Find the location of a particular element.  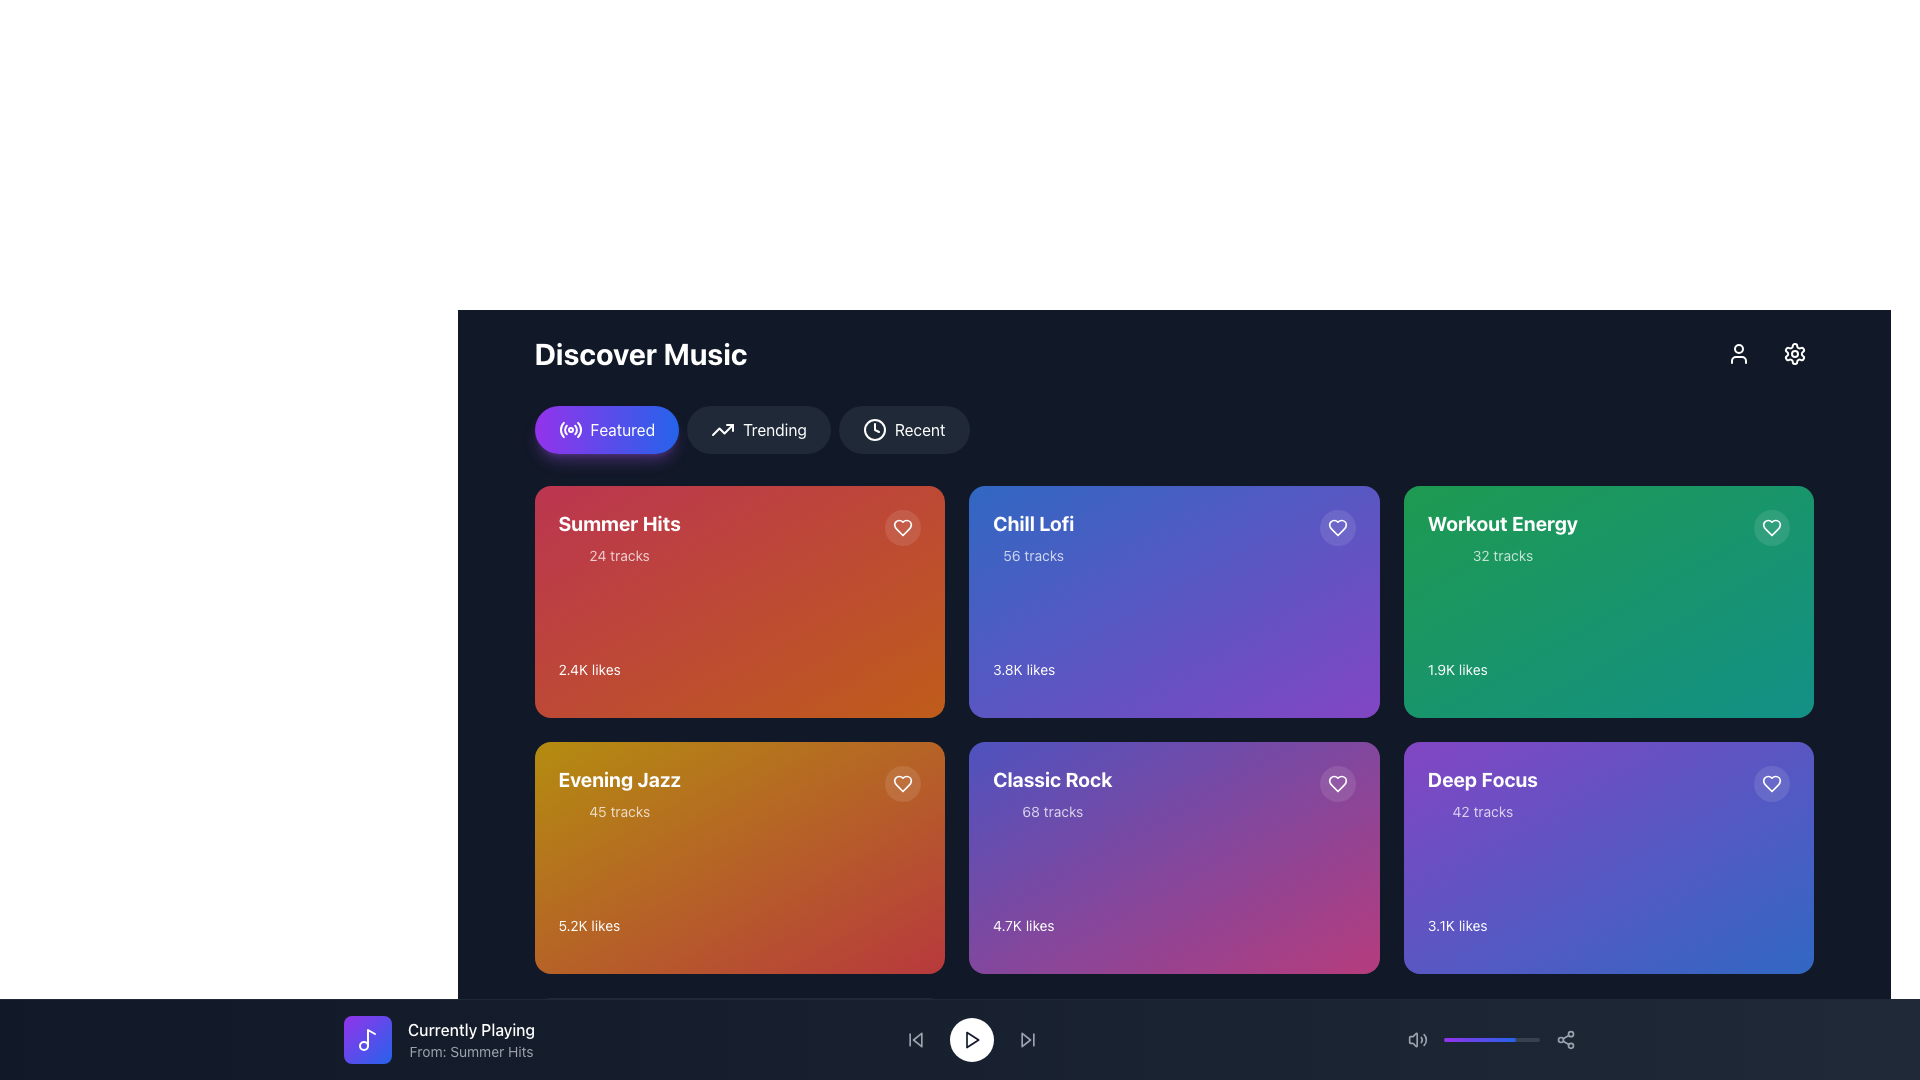

text from the Text Label that indicates the number of tracks in the 'Workout Energy' playlist, which is located below the title and above the likes text is located at coordinates (1502, 555).